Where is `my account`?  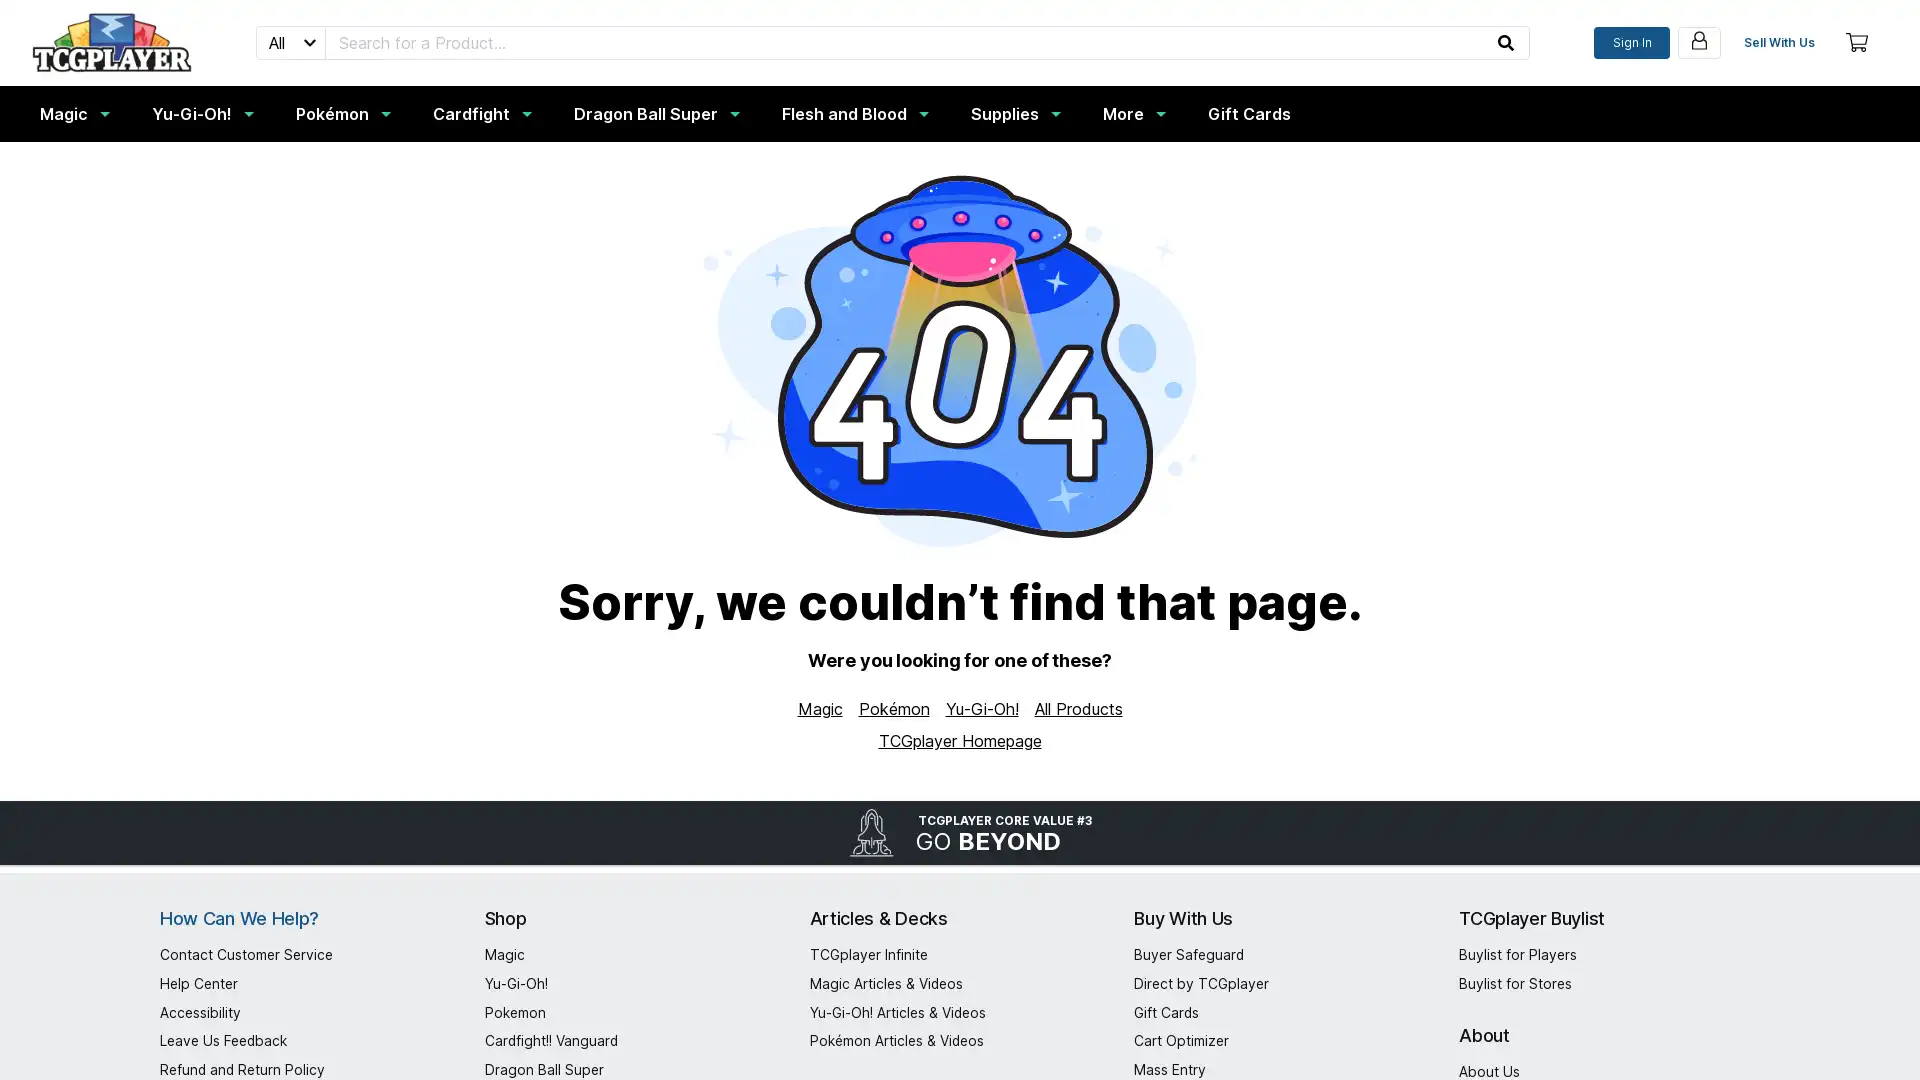 my account is located at coordinates (1698, 42).